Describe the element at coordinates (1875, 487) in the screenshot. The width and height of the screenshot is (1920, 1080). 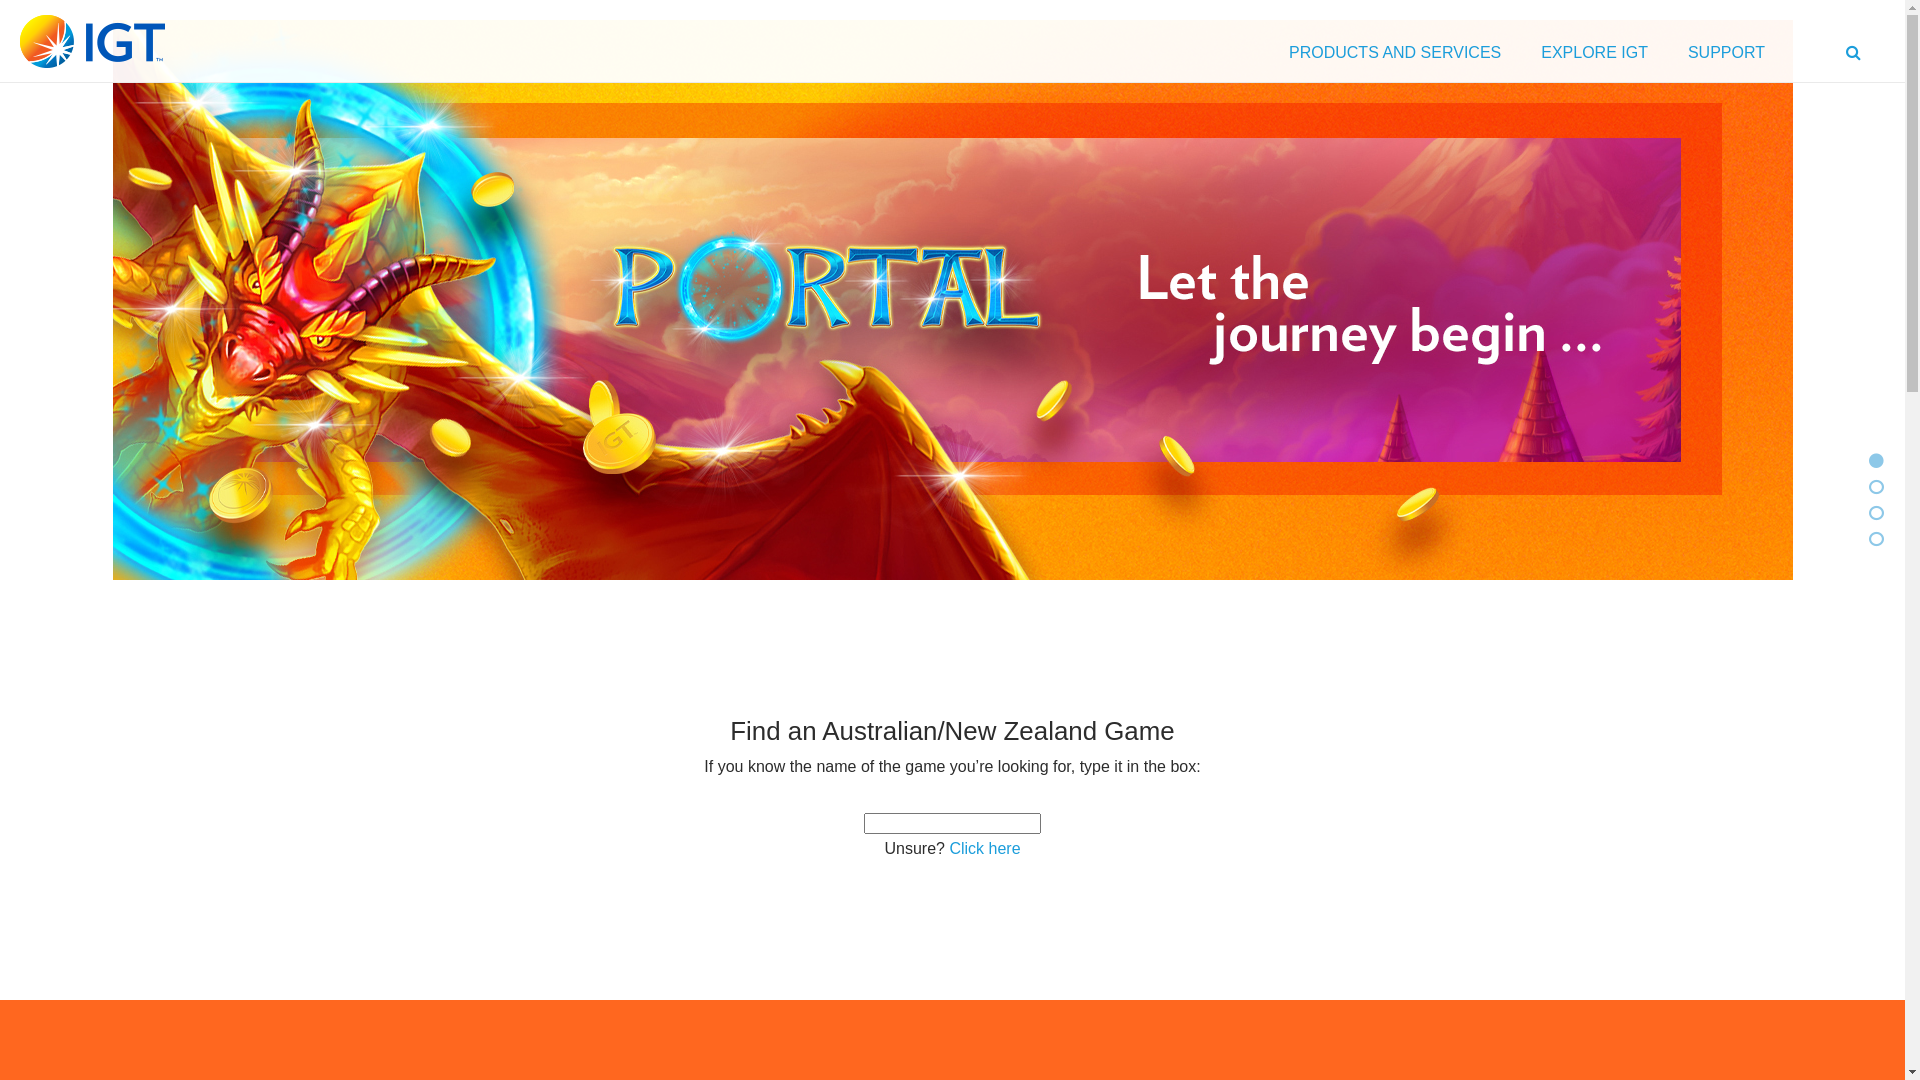
I see `'Find a Game'` at that location.